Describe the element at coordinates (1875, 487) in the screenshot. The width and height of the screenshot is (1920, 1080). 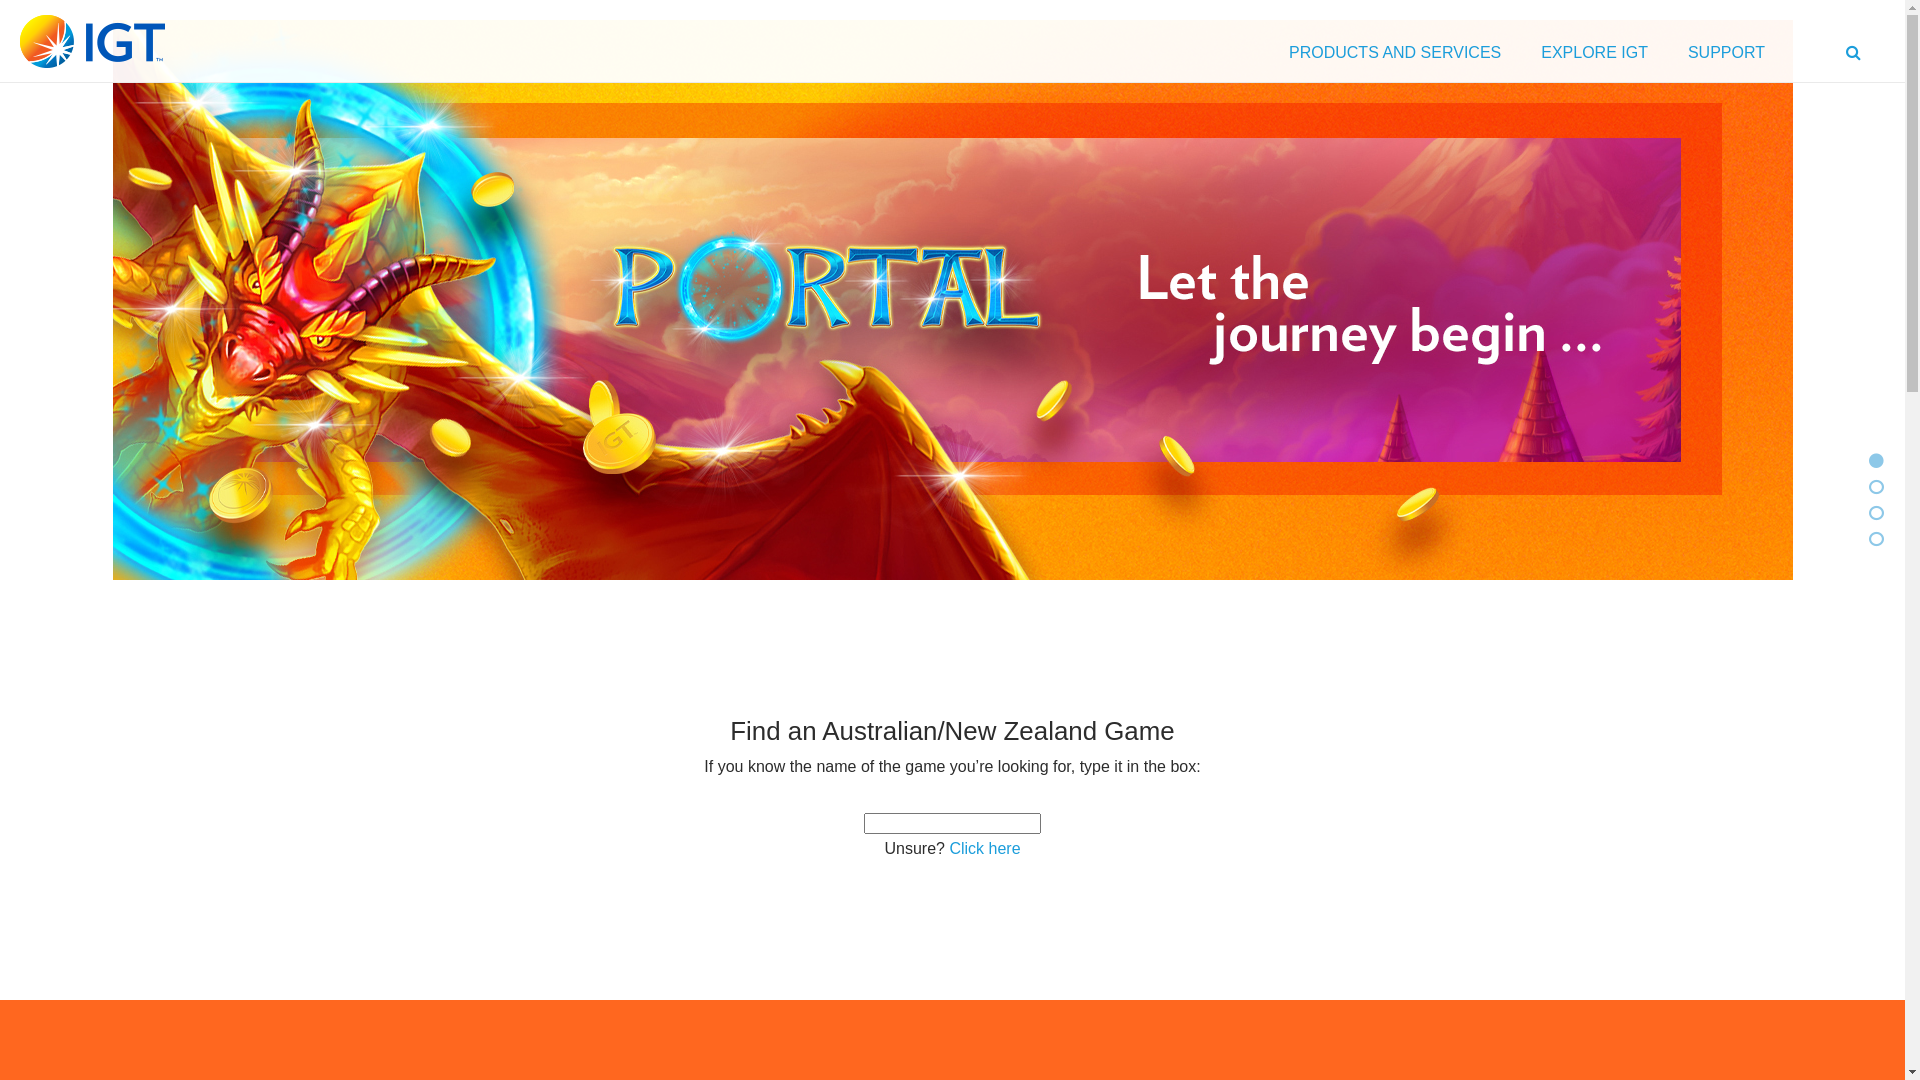
I see `'Find a Game'` at that location.